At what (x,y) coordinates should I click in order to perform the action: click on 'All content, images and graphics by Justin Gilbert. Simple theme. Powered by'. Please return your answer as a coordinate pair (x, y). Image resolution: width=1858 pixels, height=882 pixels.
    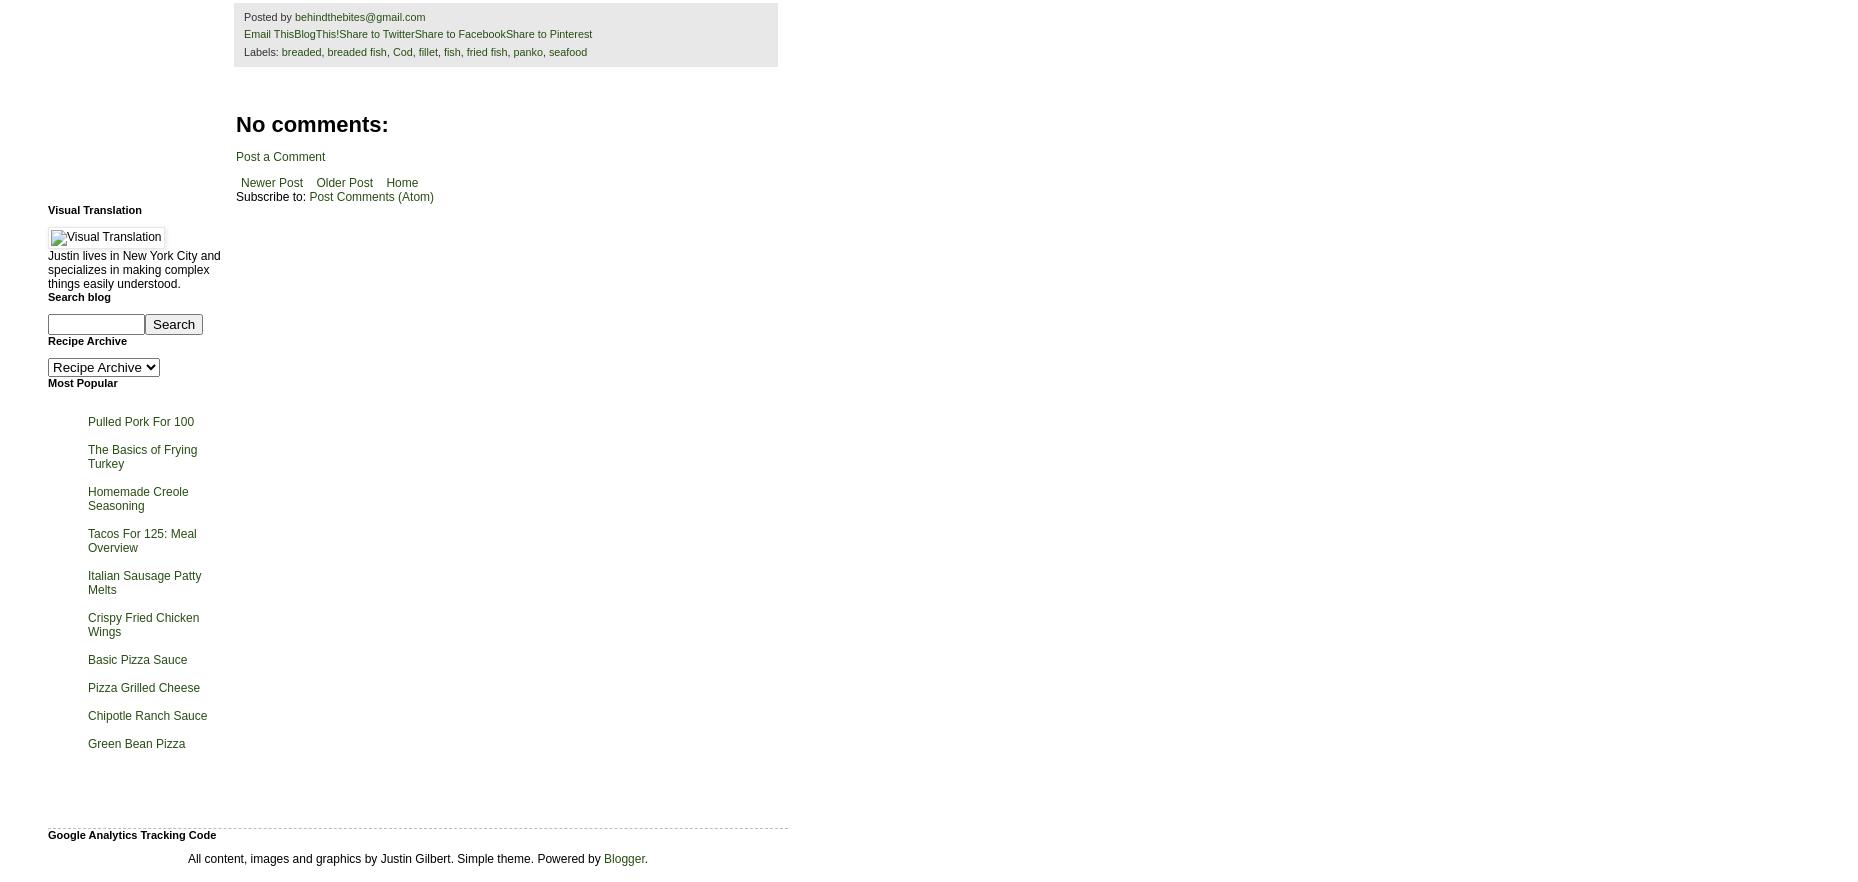
    Looking at the image, I should click on (394, 857).